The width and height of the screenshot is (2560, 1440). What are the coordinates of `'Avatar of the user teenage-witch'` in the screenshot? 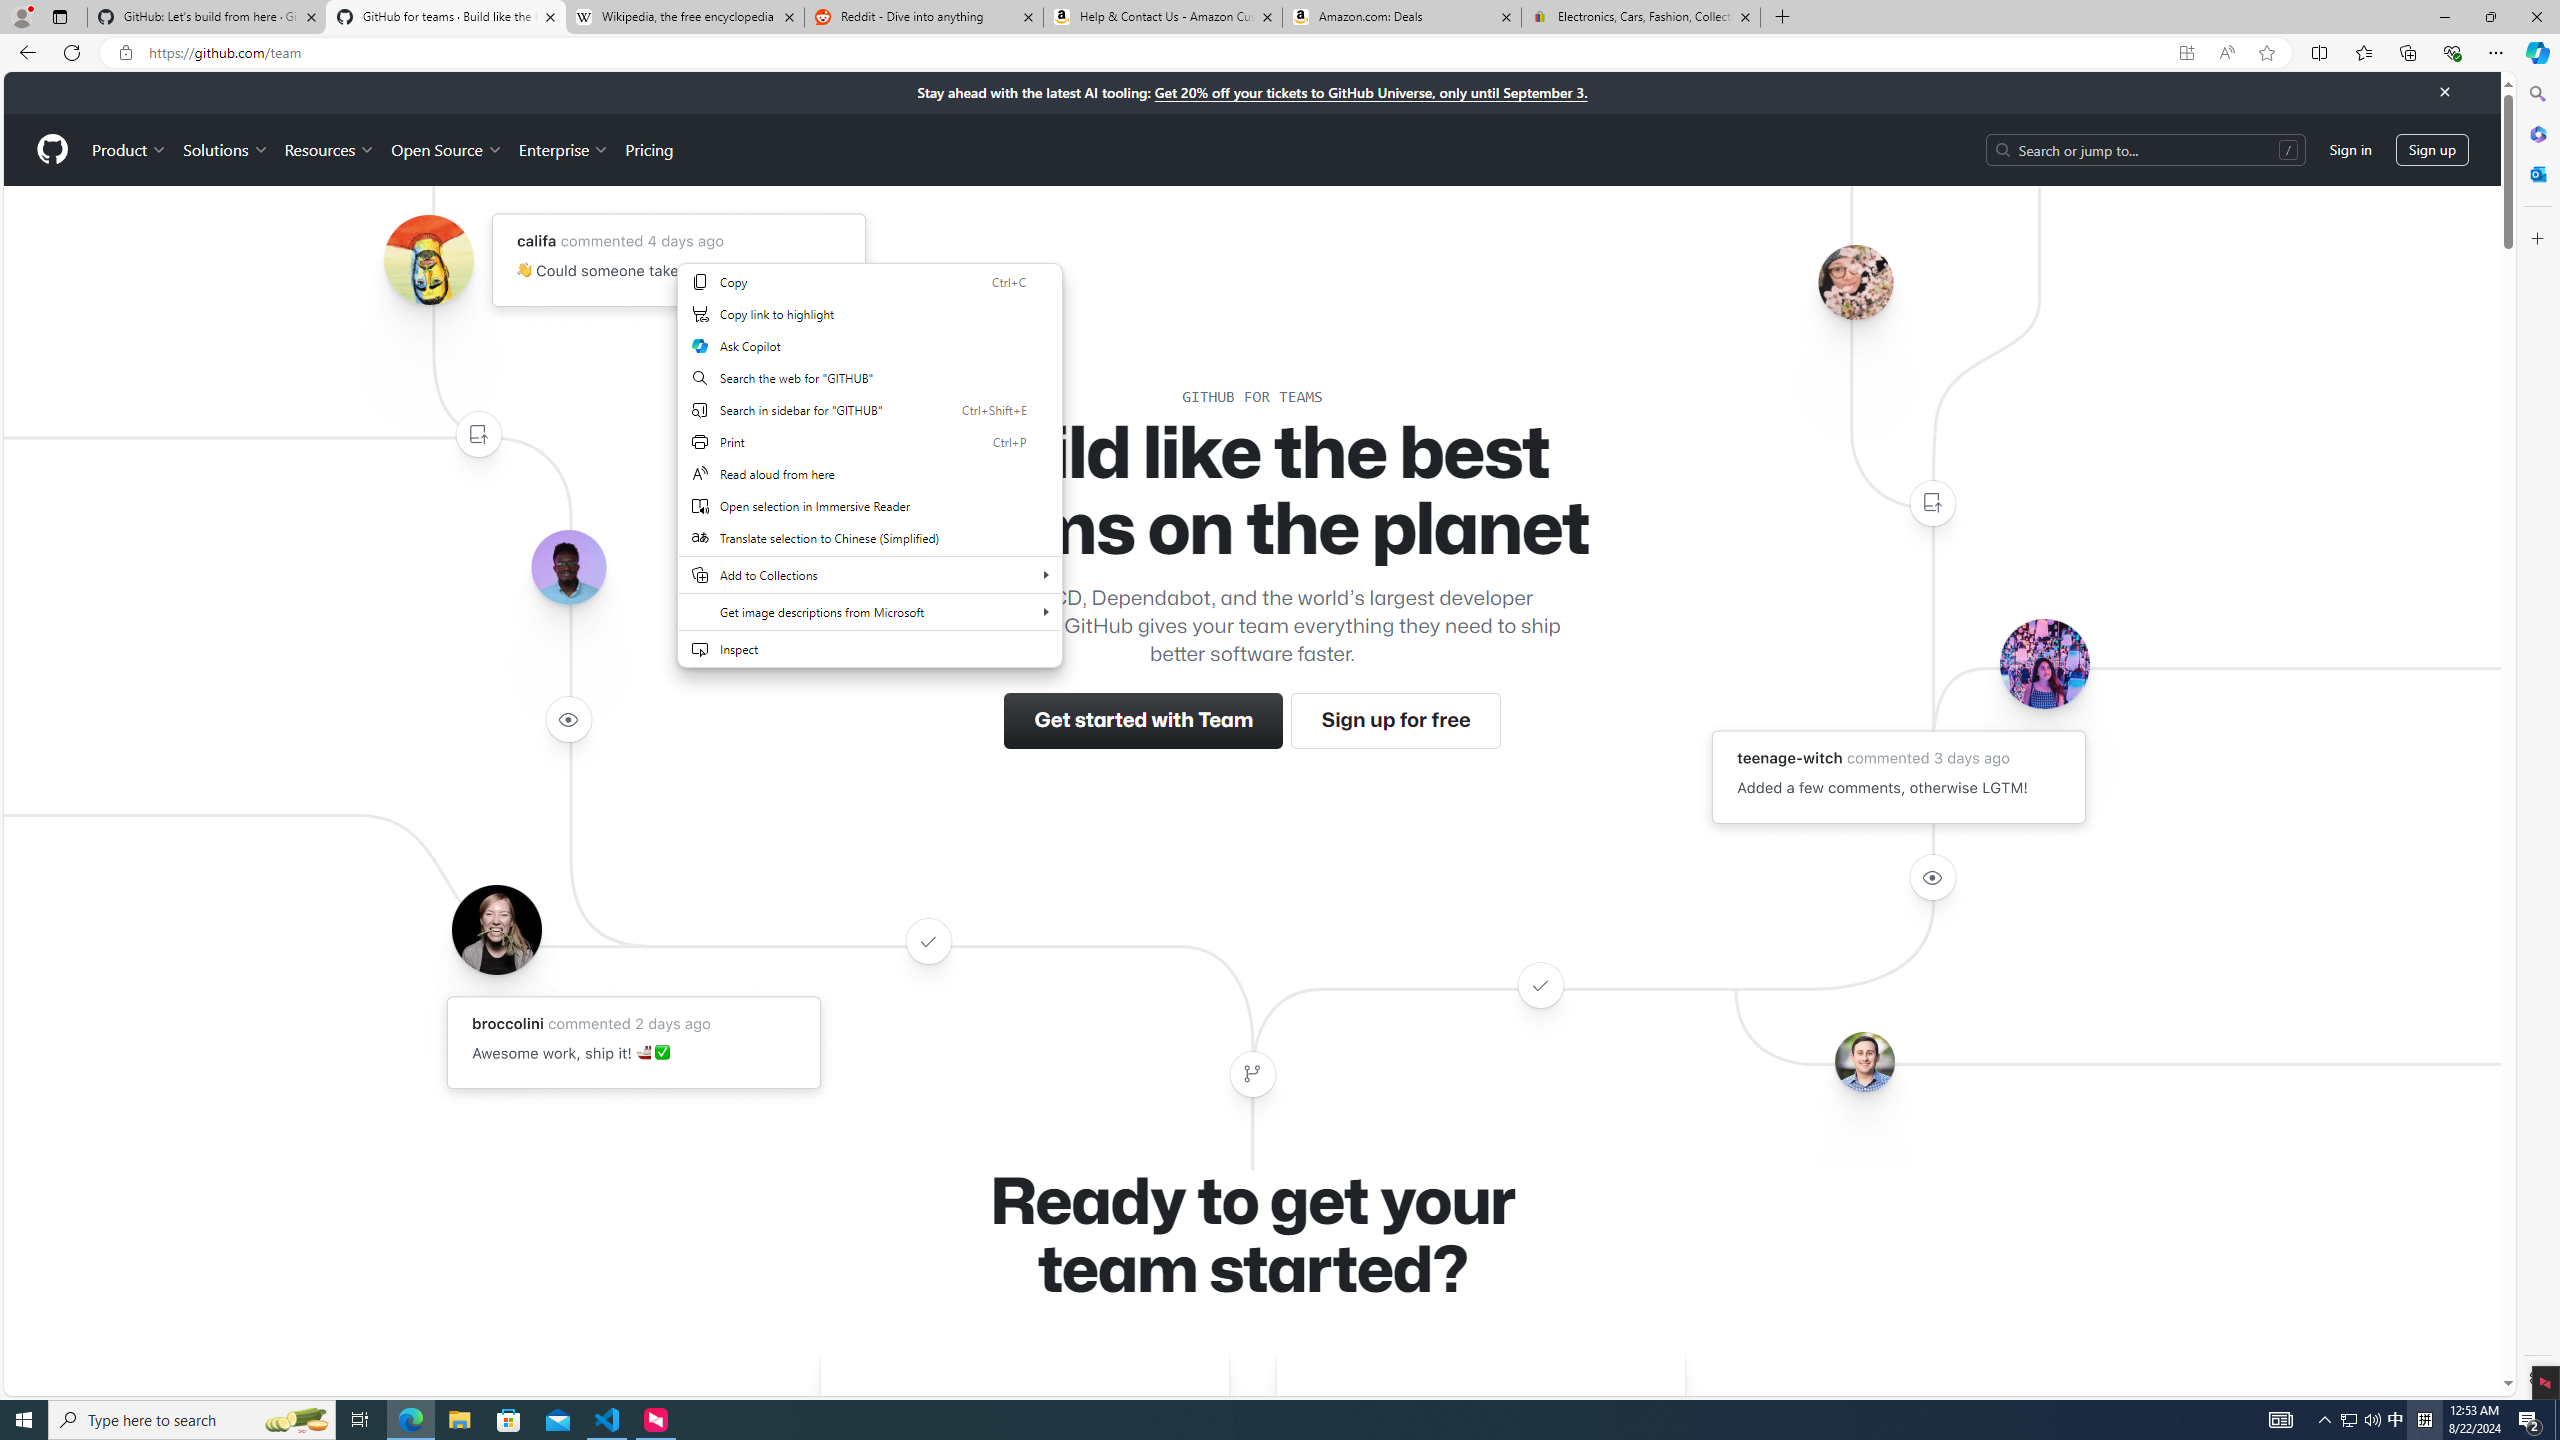 It's located at (2043, 662).